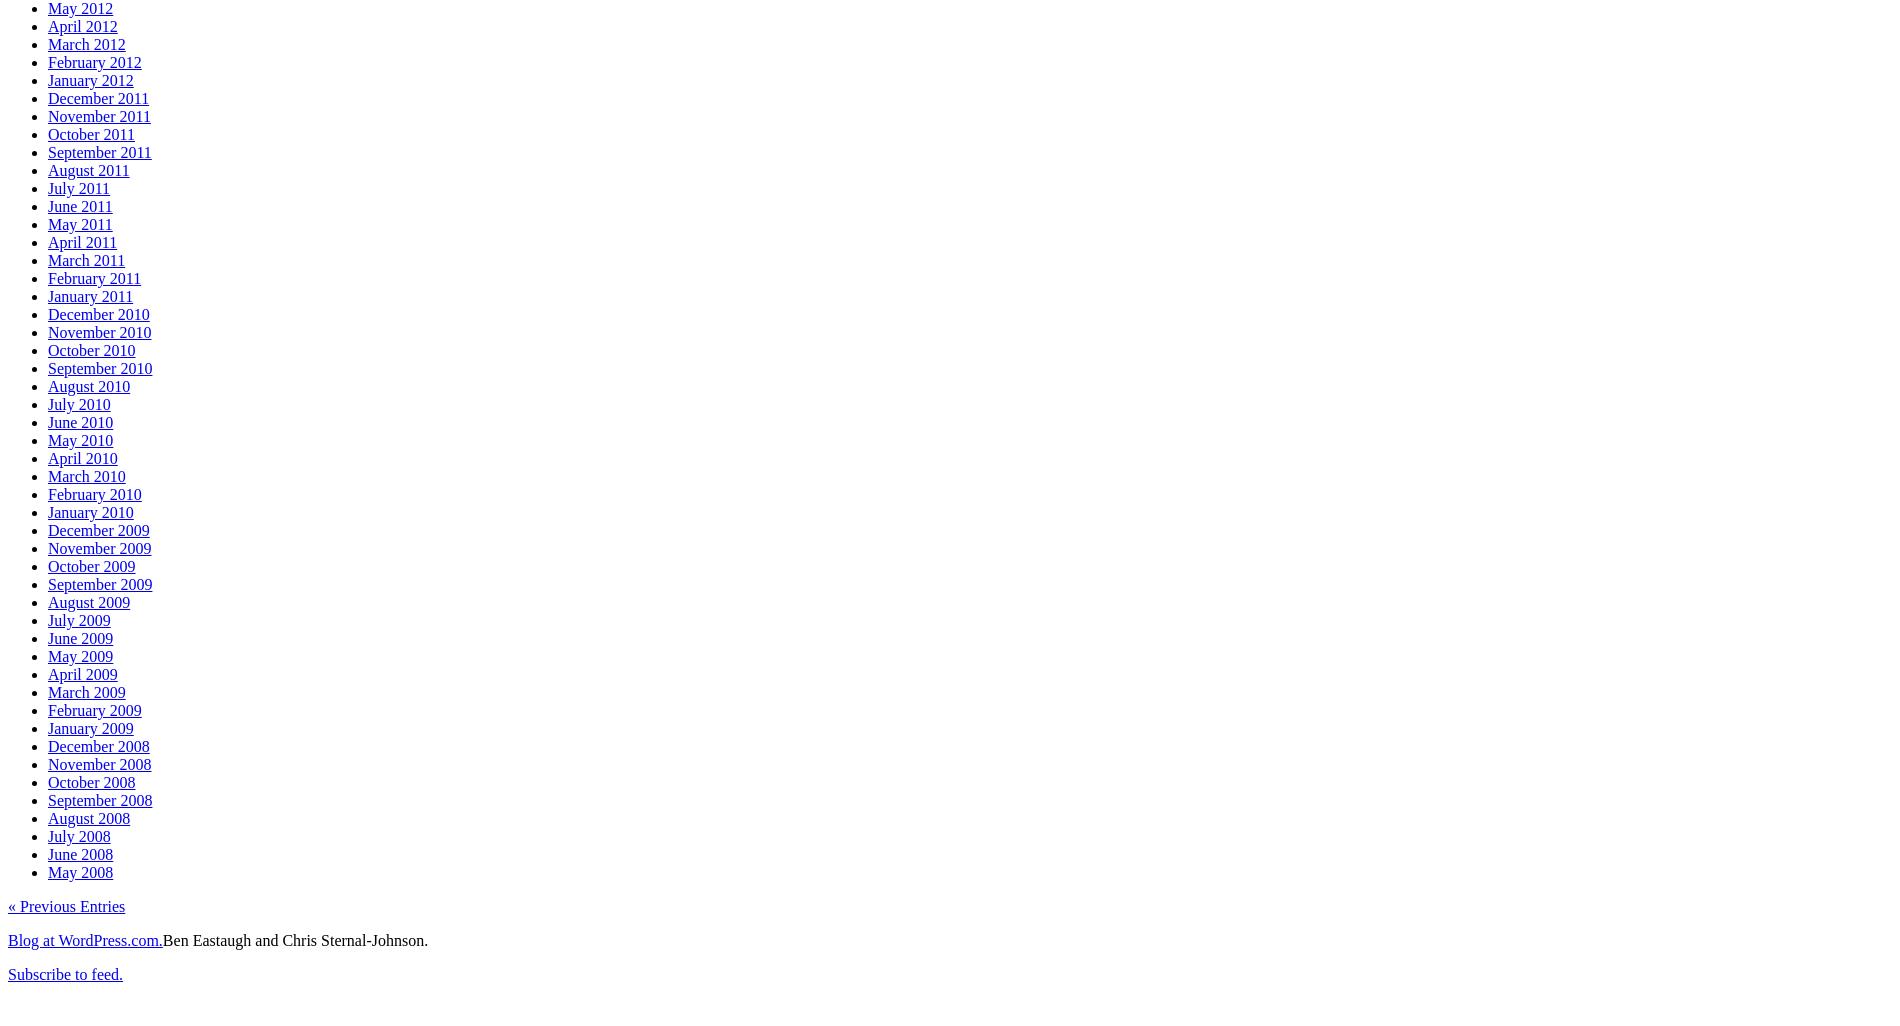 Image resolution: width=1900 pixels, height=1026 pixels. Describe the element at coordinates (48, 133) in the screenshot. I see `'October 2011'` at that location.